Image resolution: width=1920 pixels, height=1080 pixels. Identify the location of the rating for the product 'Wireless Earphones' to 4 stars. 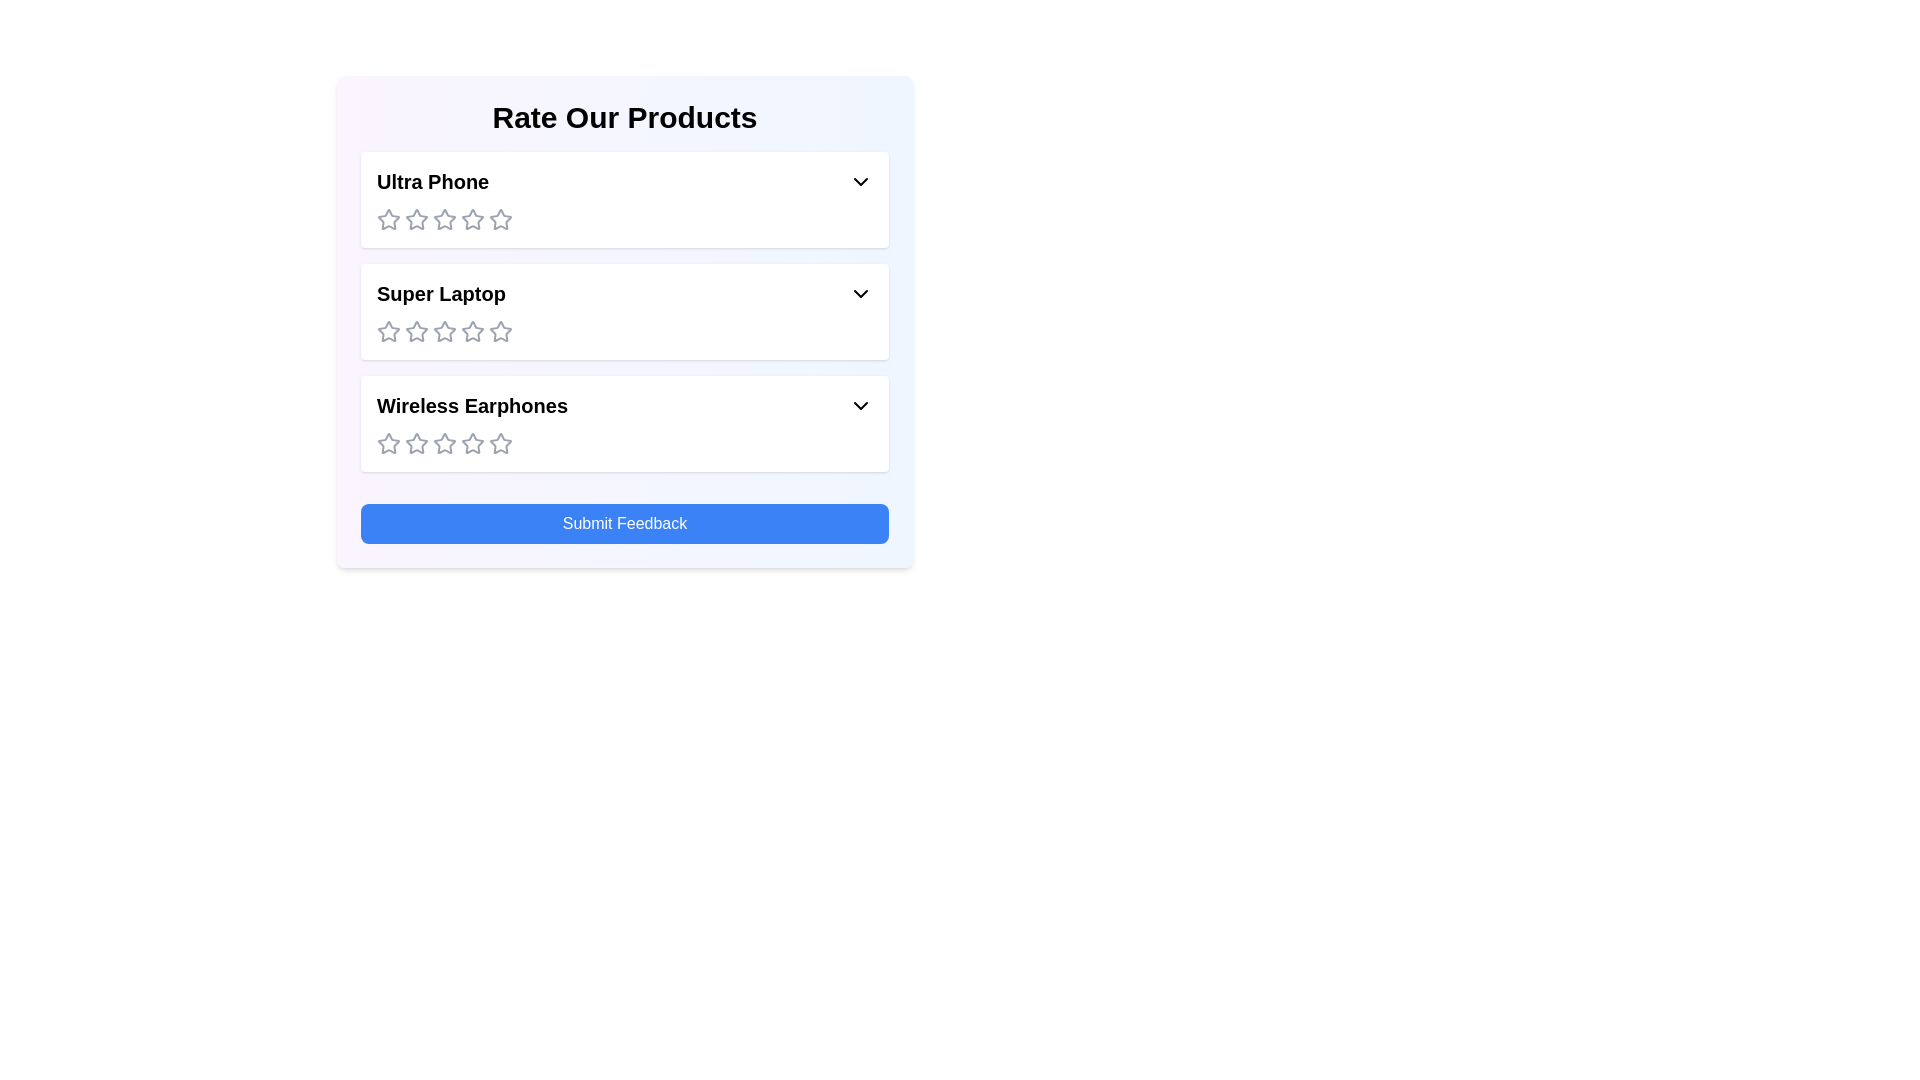
(472, 442).